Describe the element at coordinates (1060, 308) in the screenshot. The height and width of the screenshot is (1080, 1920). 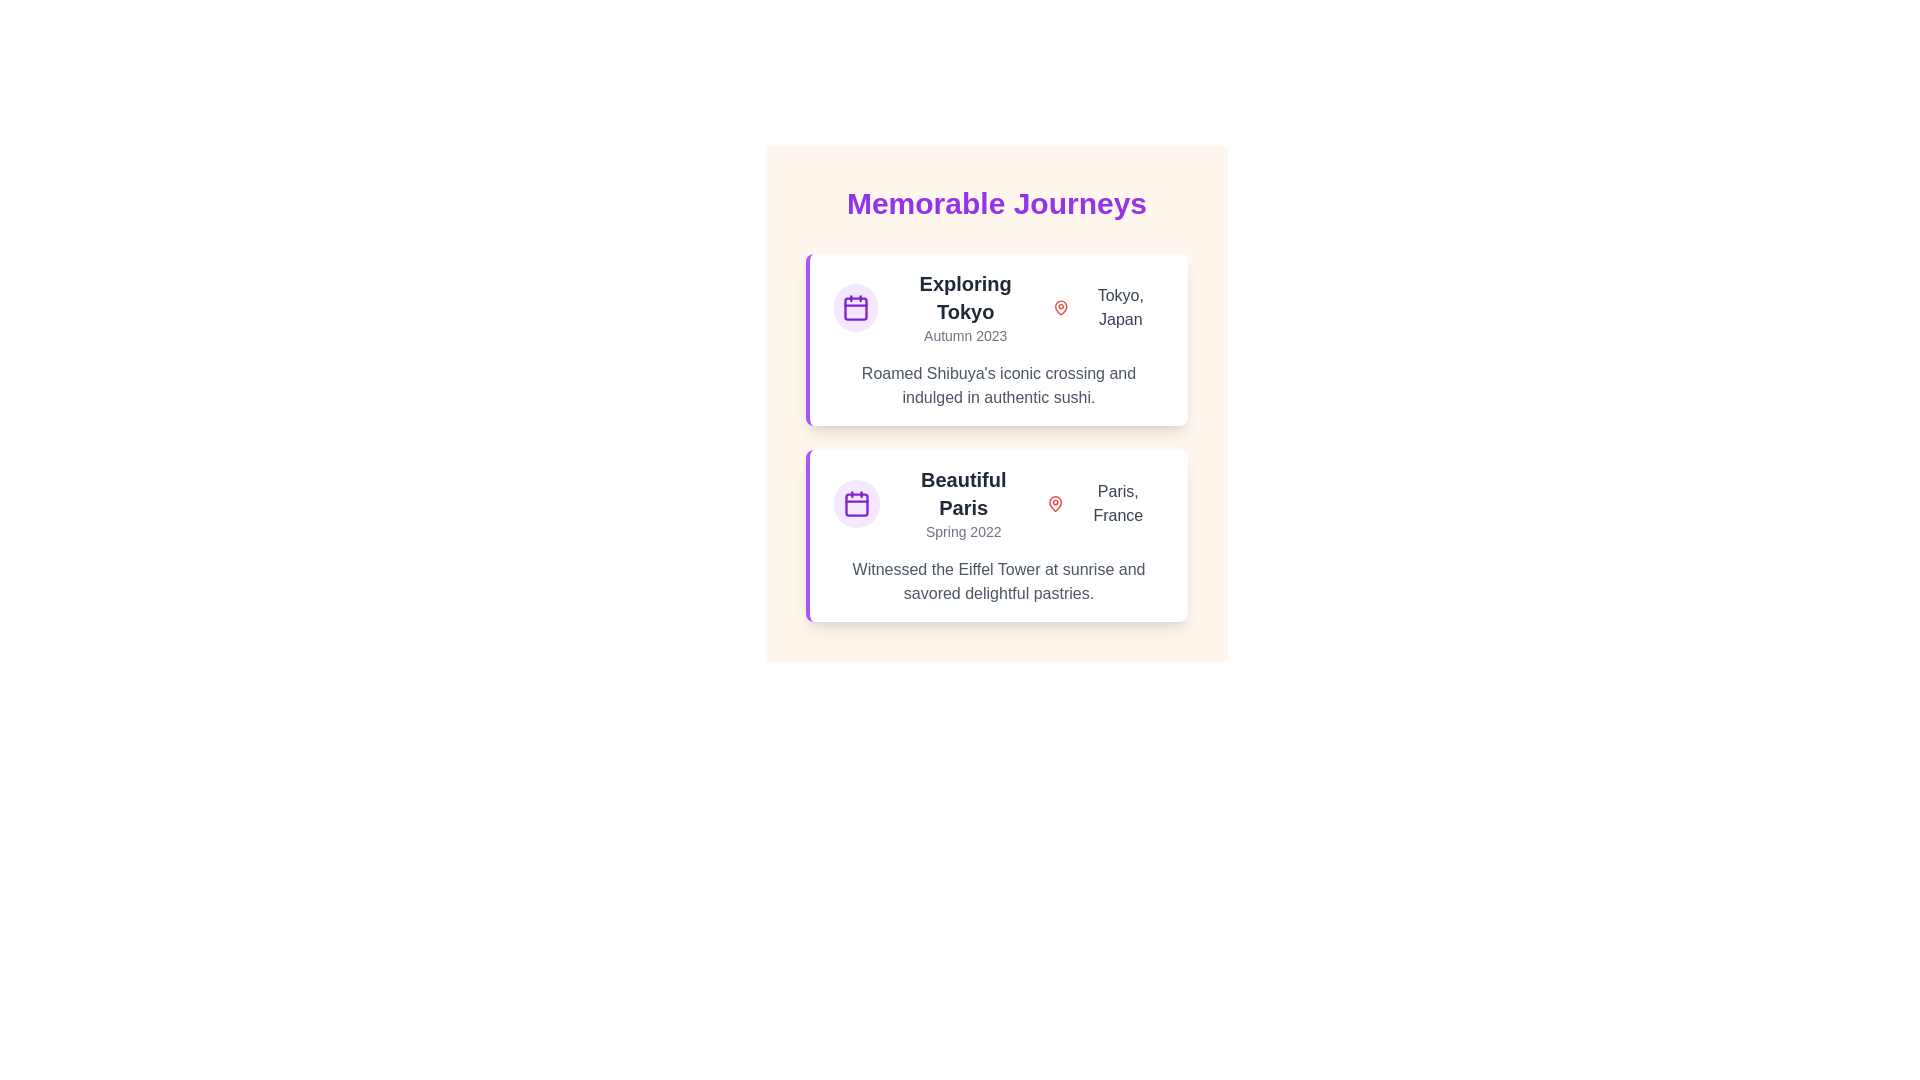
I see `the red map pin icon located in the top right corner of the 'Exploring Tokyo' card, positioned to the left of the text 'Tokyo, Japan'` at that location.